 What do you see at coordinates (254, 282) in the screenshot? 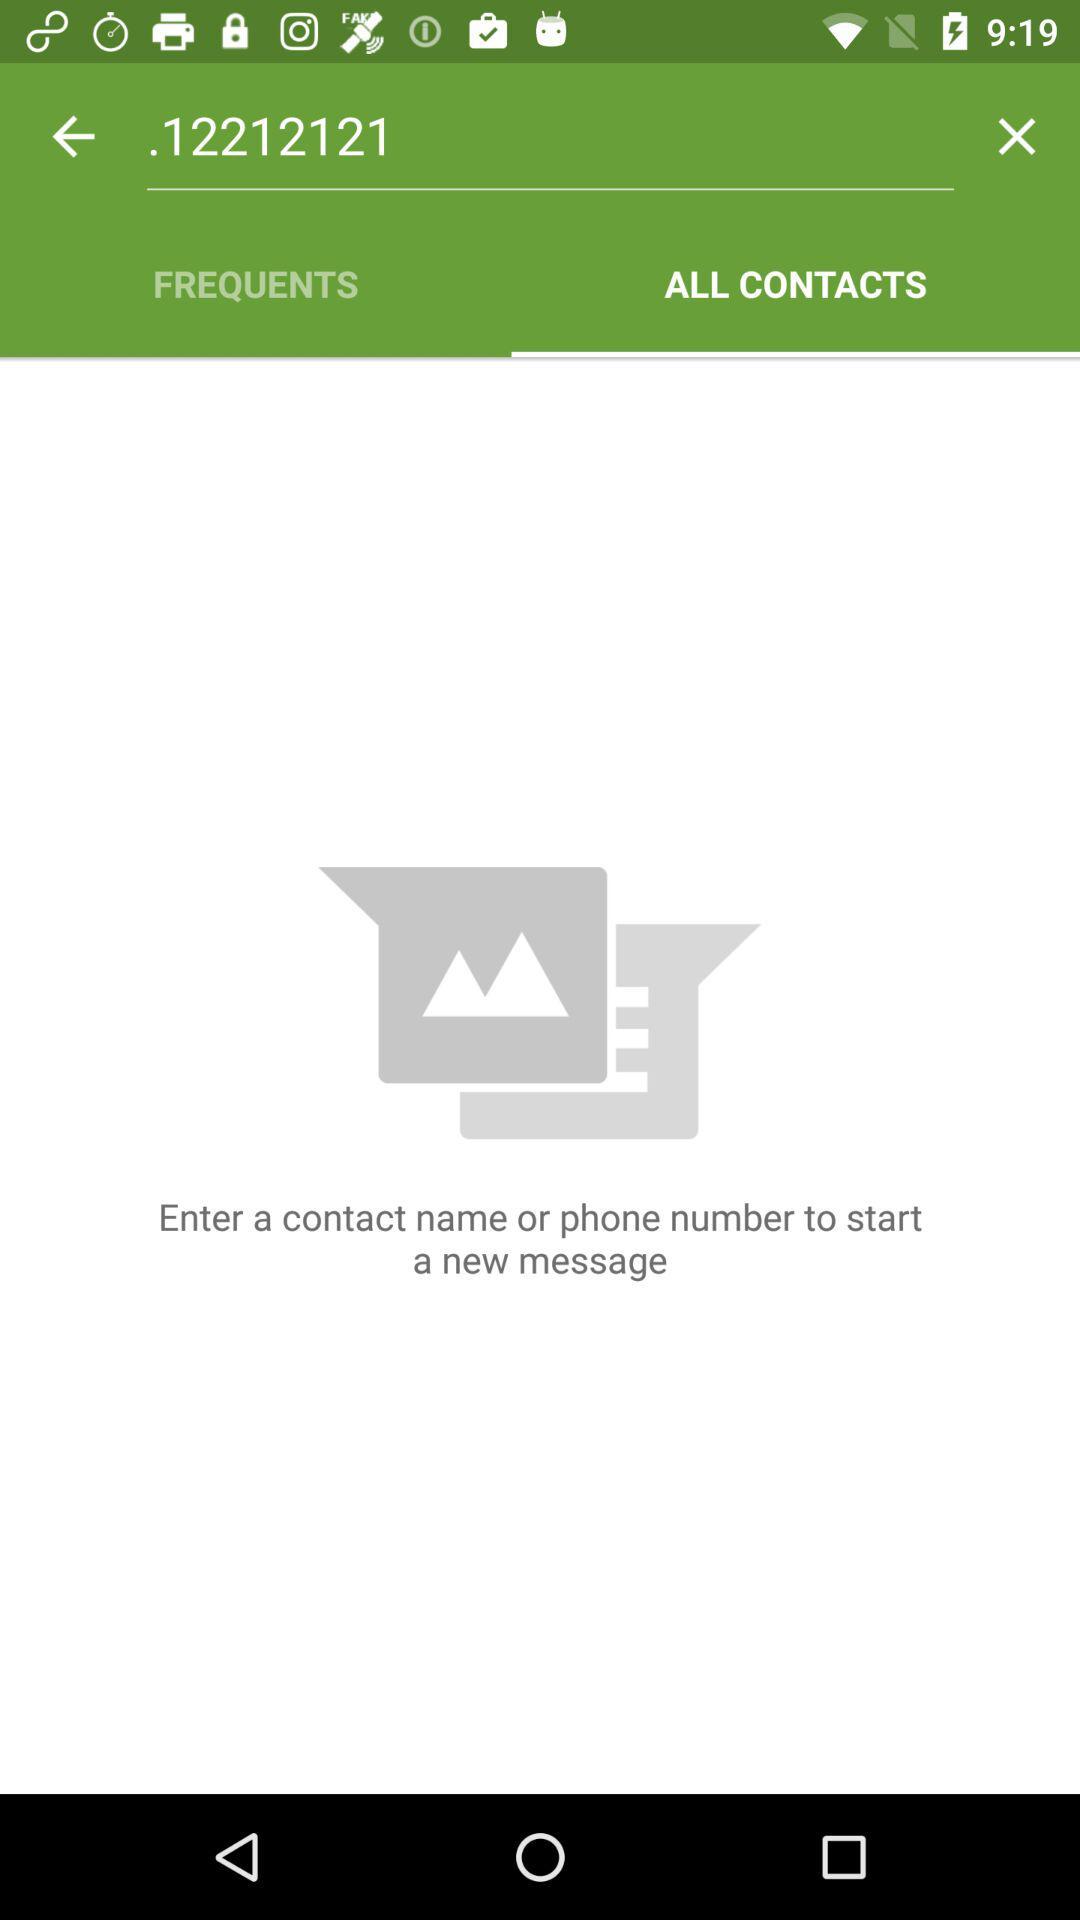
I see `the item next to the all contacts item` at bounding box center [254, 282].